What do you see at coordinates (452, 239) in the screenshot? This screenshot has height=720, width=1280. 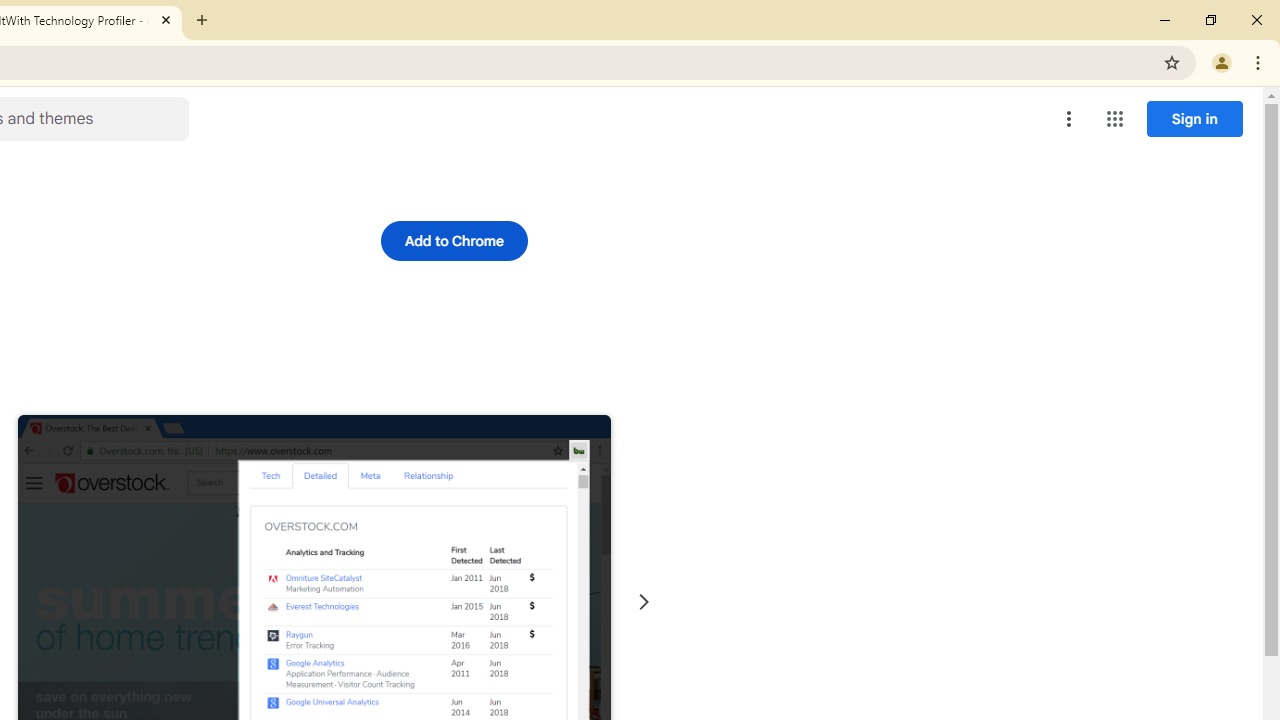 I see `'Add to Chrome'` at bounding box center [452, 239].